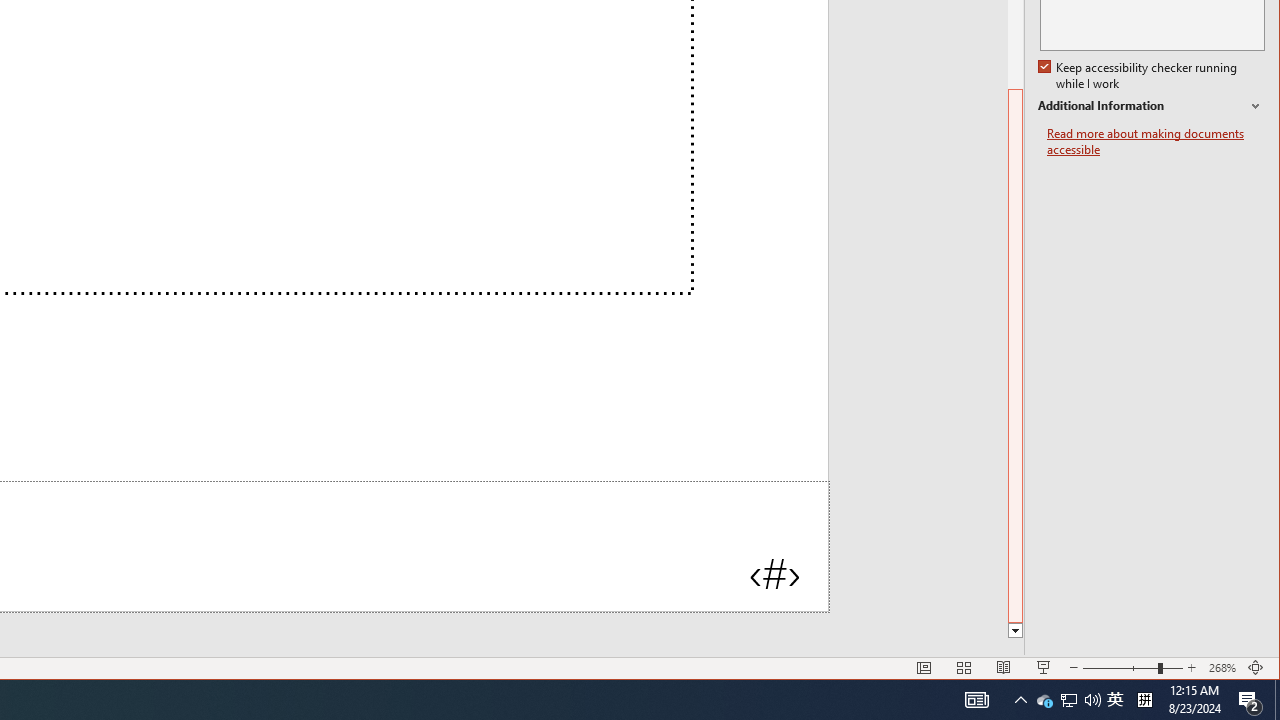 This screenshot has width=1280, height=720. I want to click on 'Zoom In', so click(1191, 668).